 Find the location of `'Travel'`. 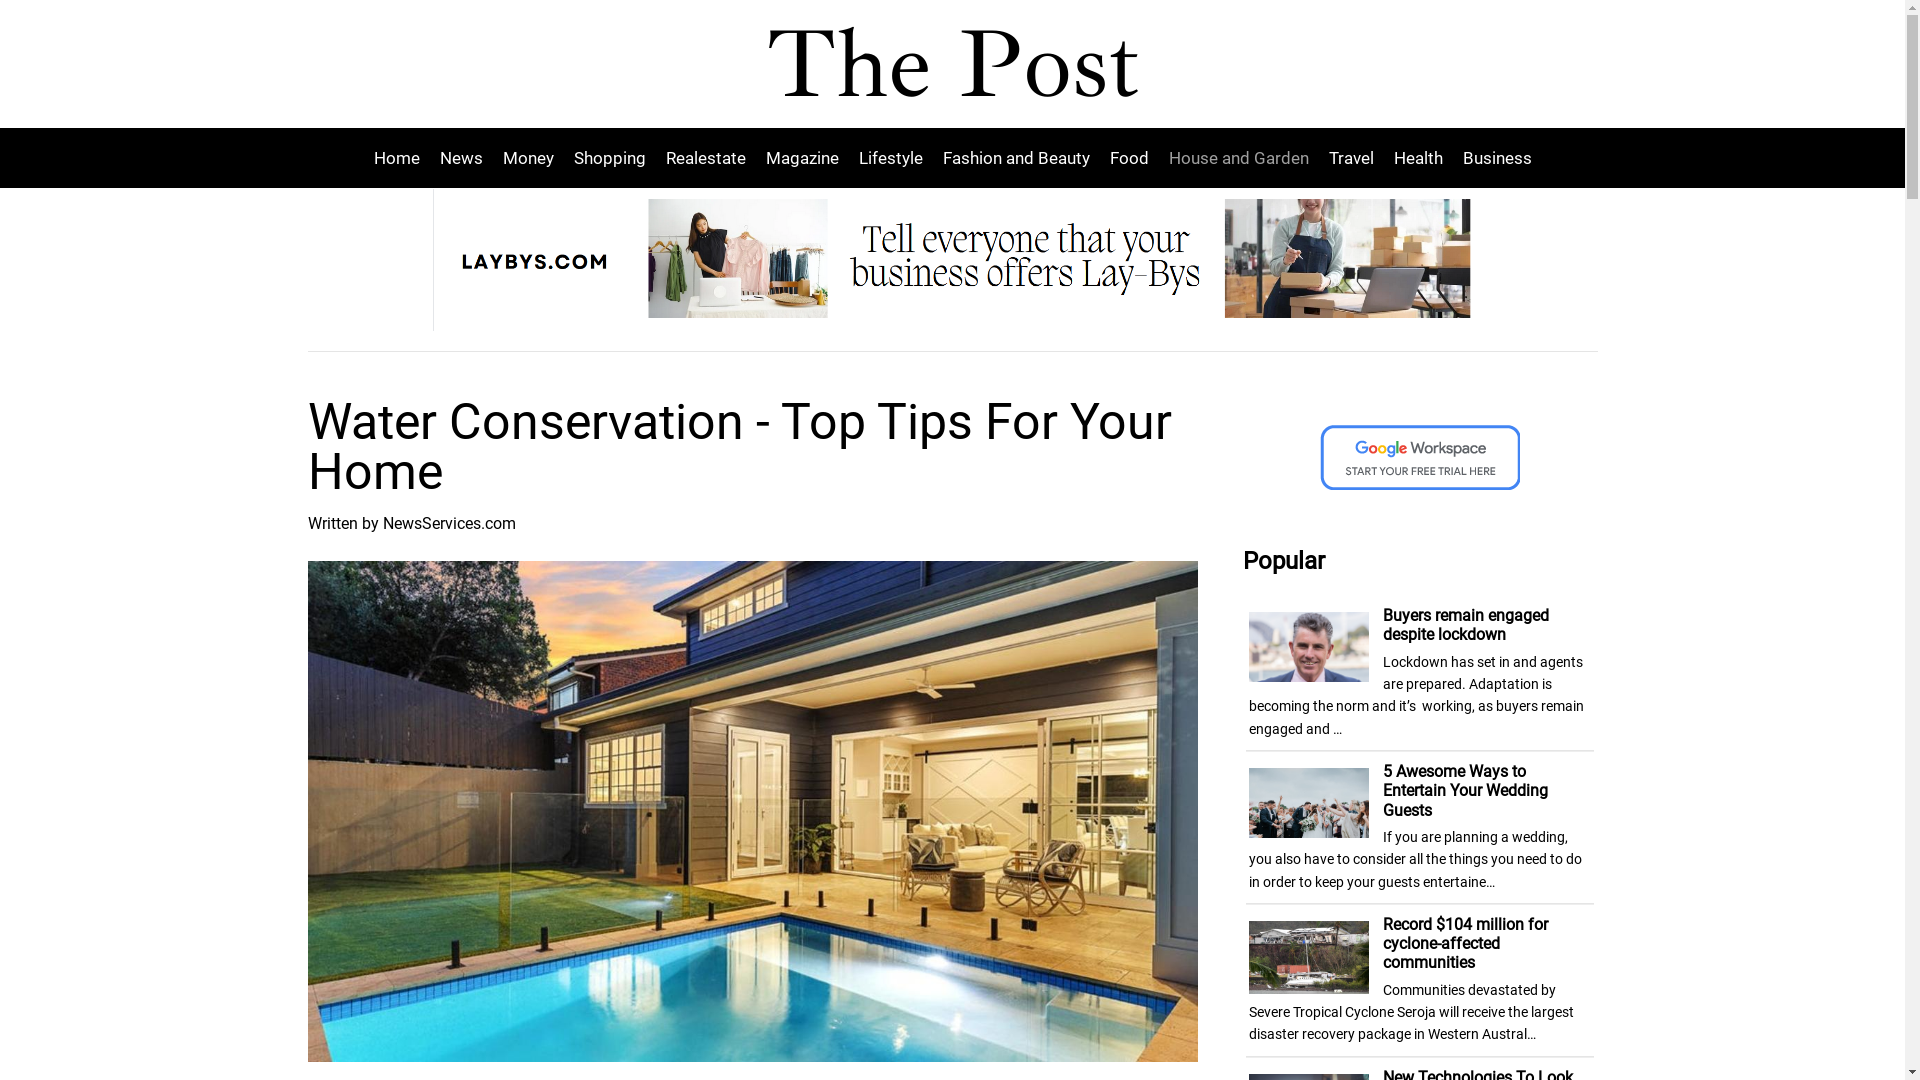

'Travel' is located at coordinates (1350, 157).